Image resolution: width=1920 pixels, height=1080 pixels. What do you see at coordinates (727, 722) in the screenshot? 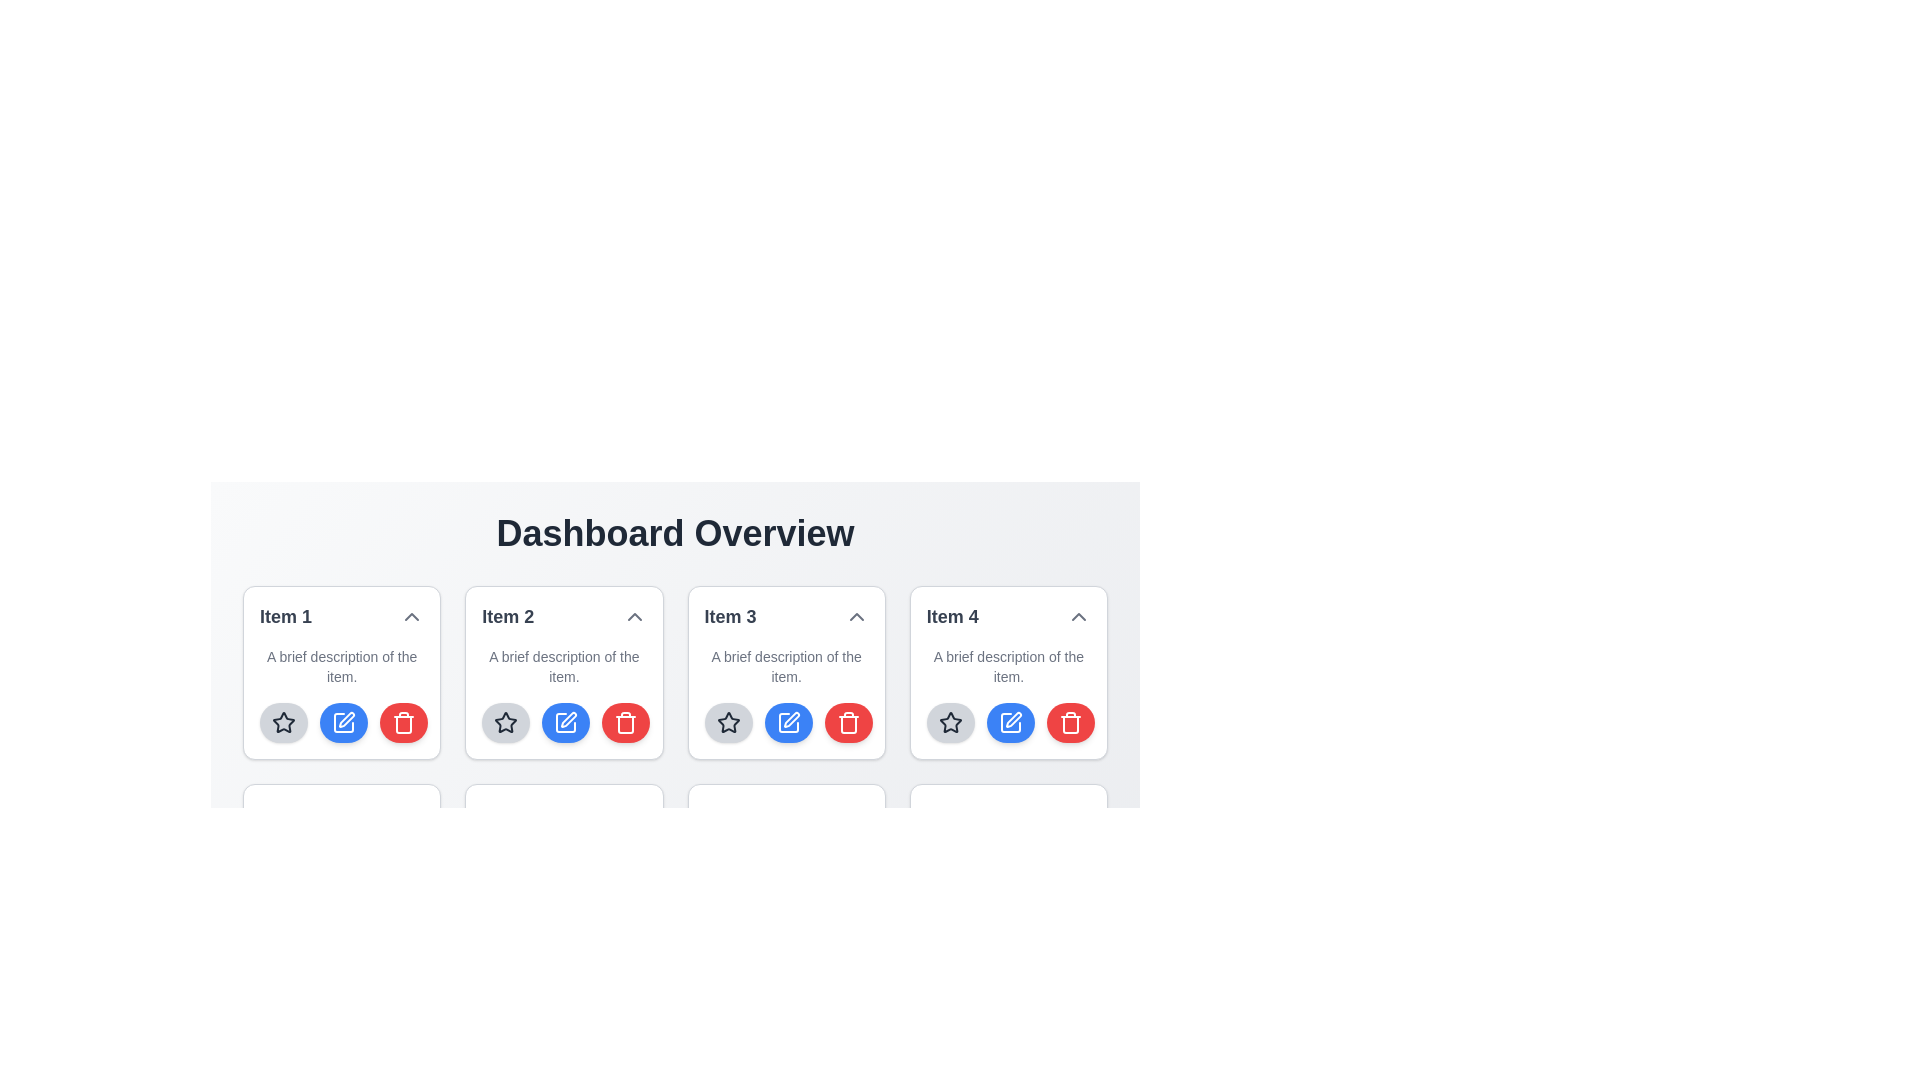
I see `the star icon with an outlined design filled with gray color located in the card labeled 'Item 3' to mark it as a favorite` at bounding box center [727, 722].